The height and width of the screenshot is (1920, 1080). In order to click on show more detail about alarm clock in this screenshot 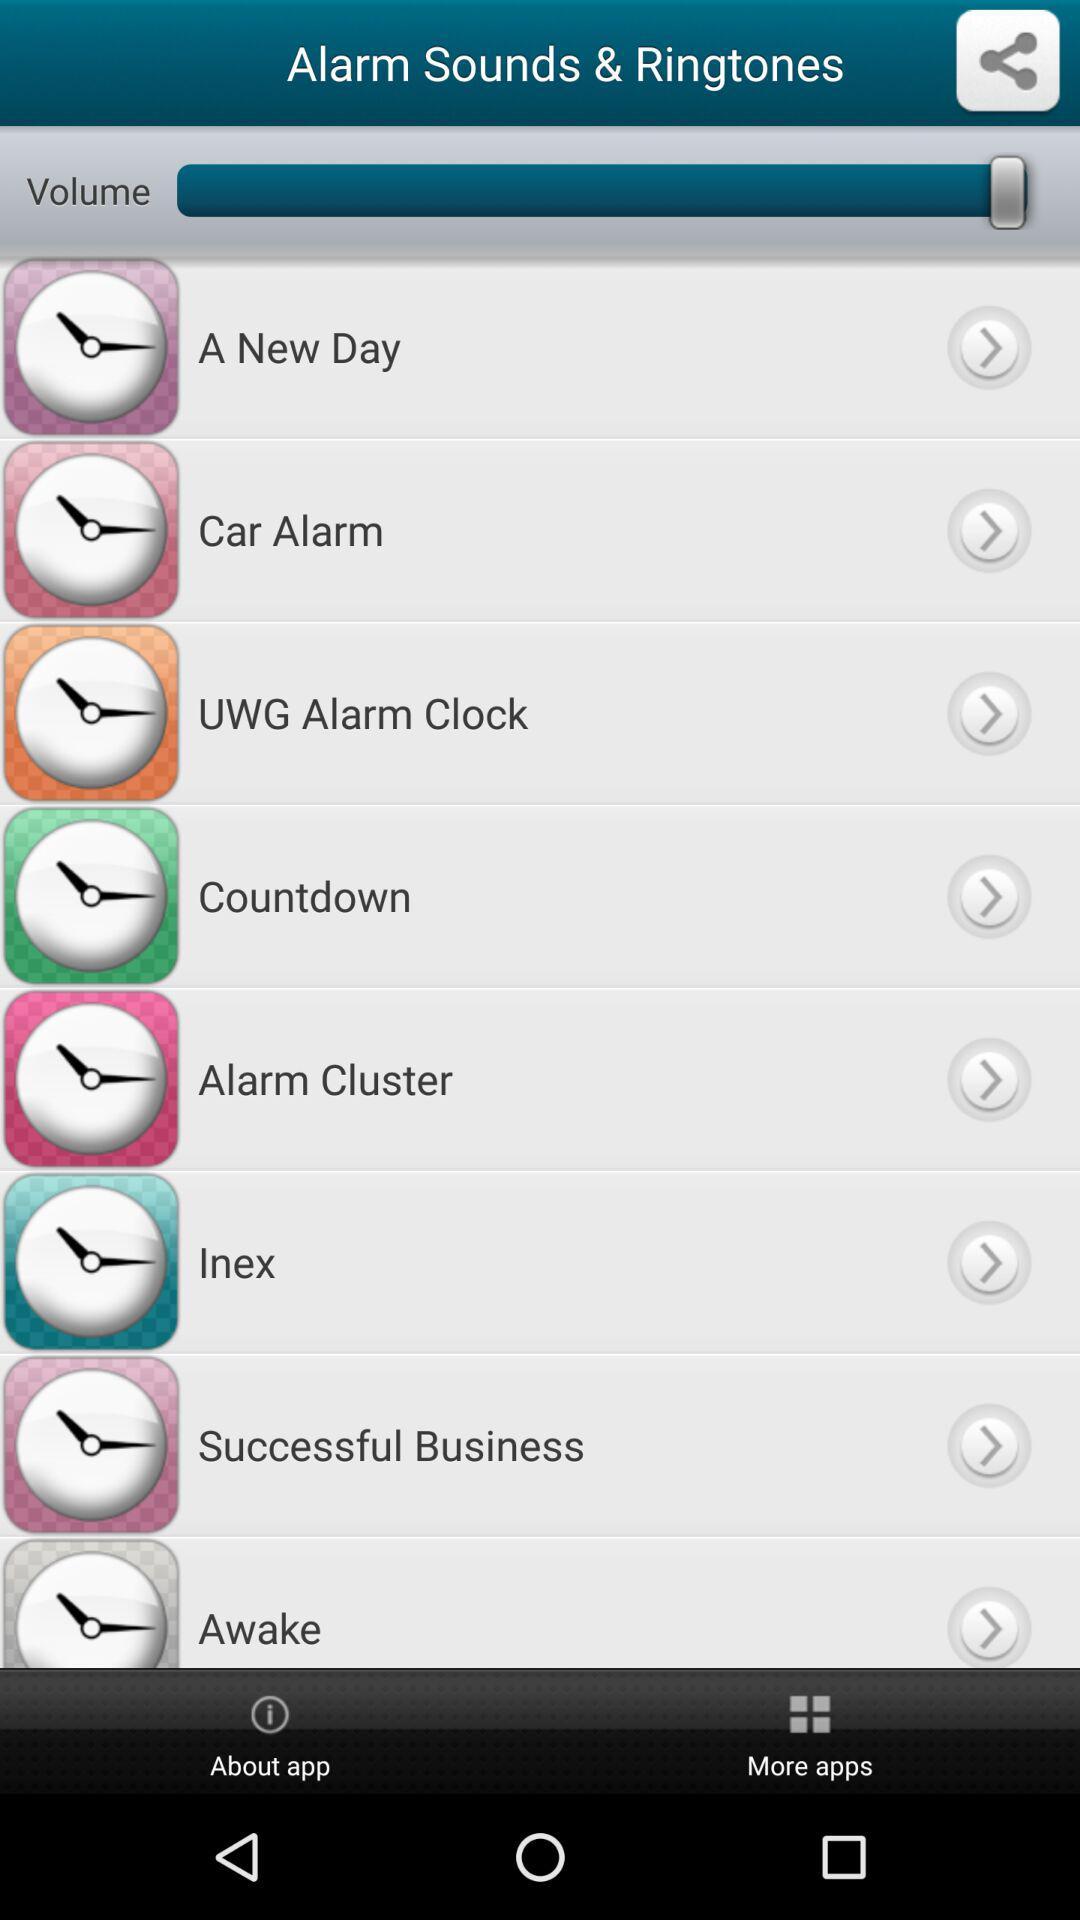, I will do `click(987, 712)`.